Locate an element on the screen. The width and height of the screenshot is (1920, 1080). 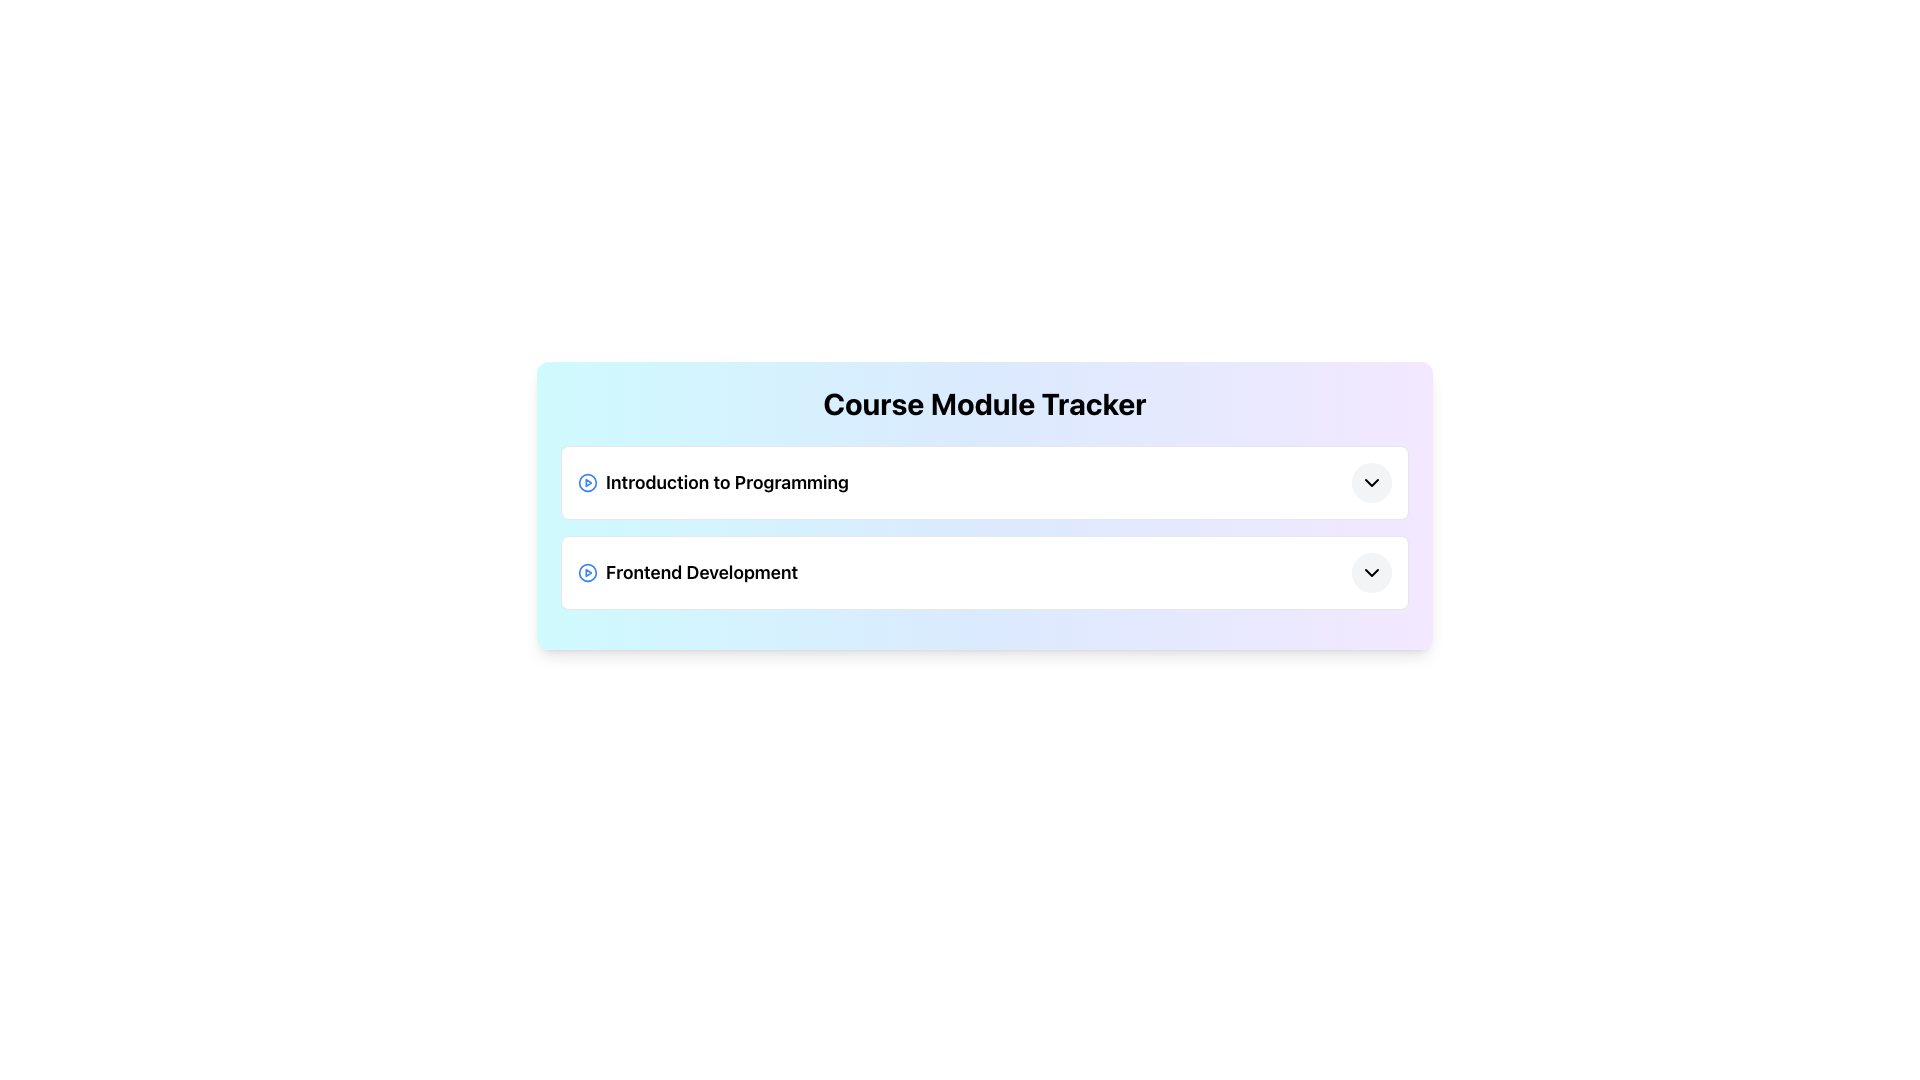
the play button icon located to the left of the text 'Introduction to Programming' is located at coordinates (587, 482).